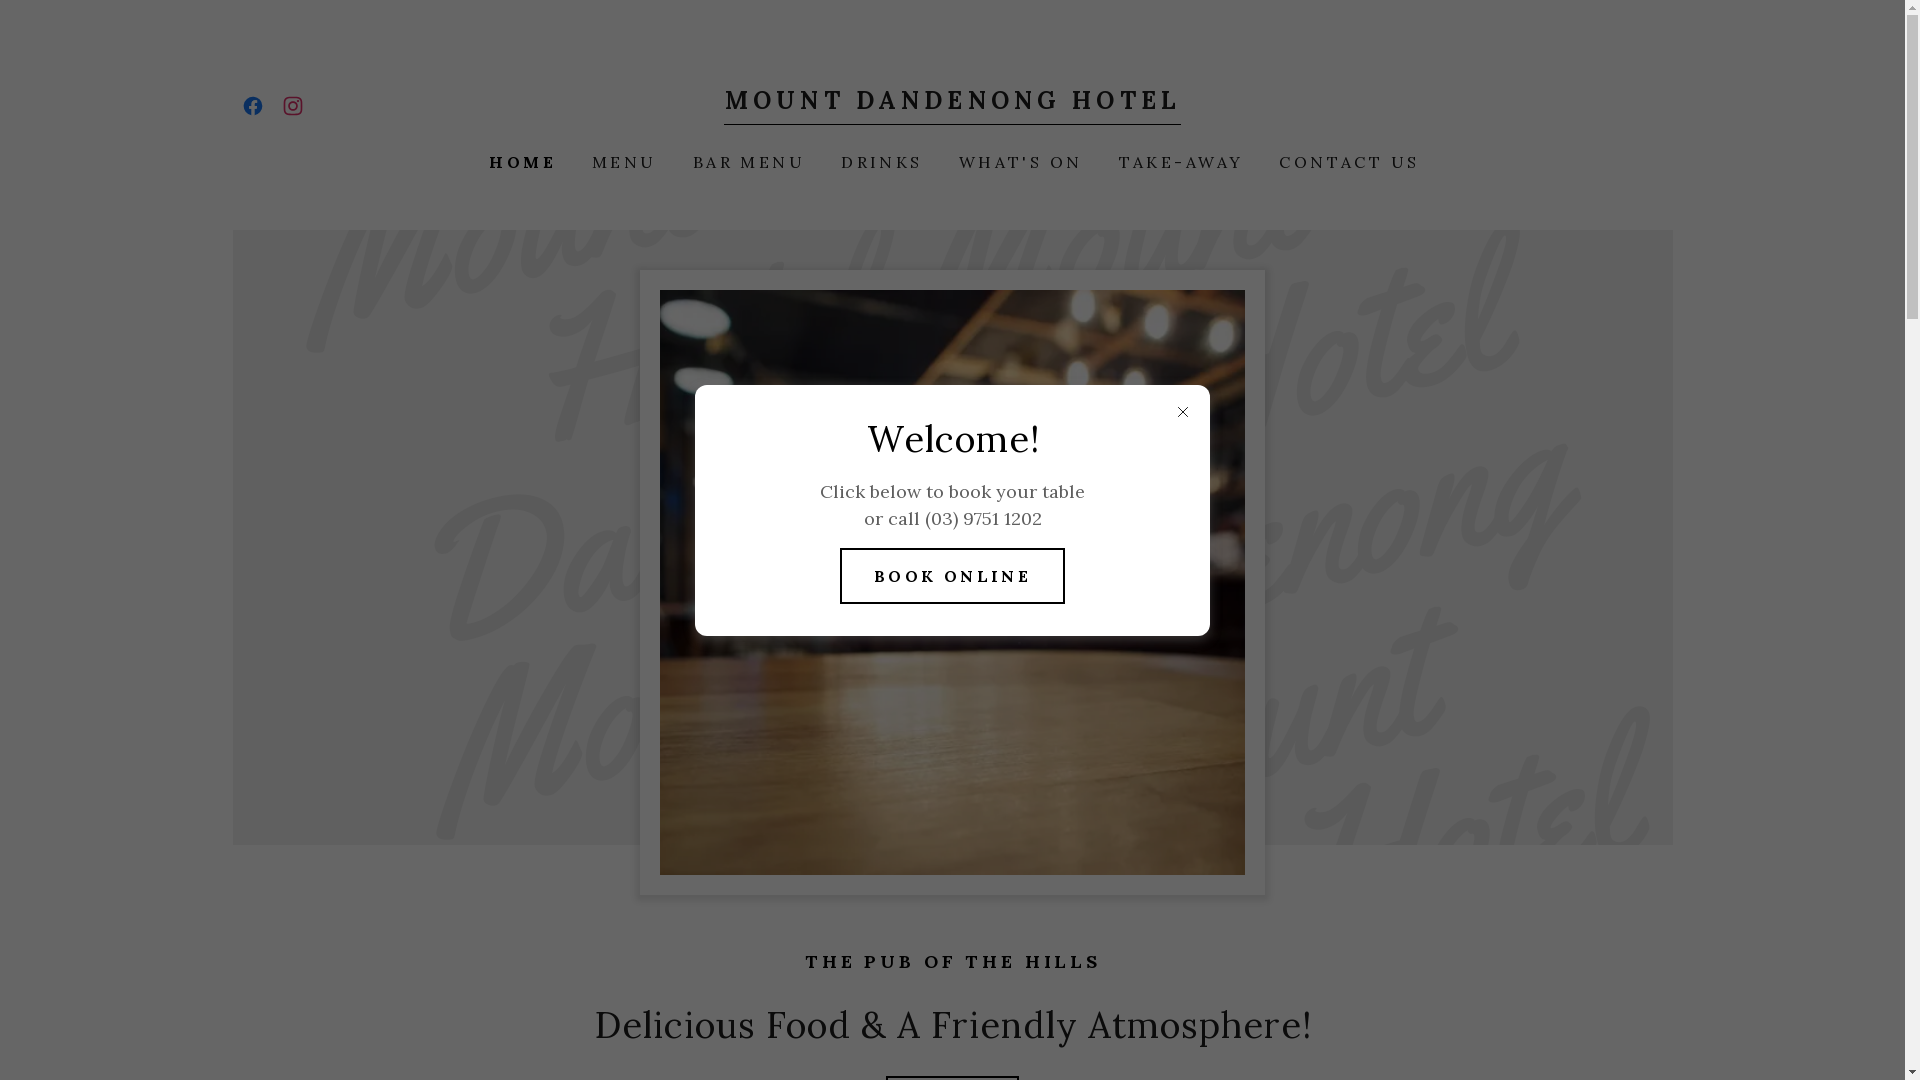  What do you see at coordinates (520, 161) in the screenshot?
I see `'HOME'` at bounding box center [520, 161].